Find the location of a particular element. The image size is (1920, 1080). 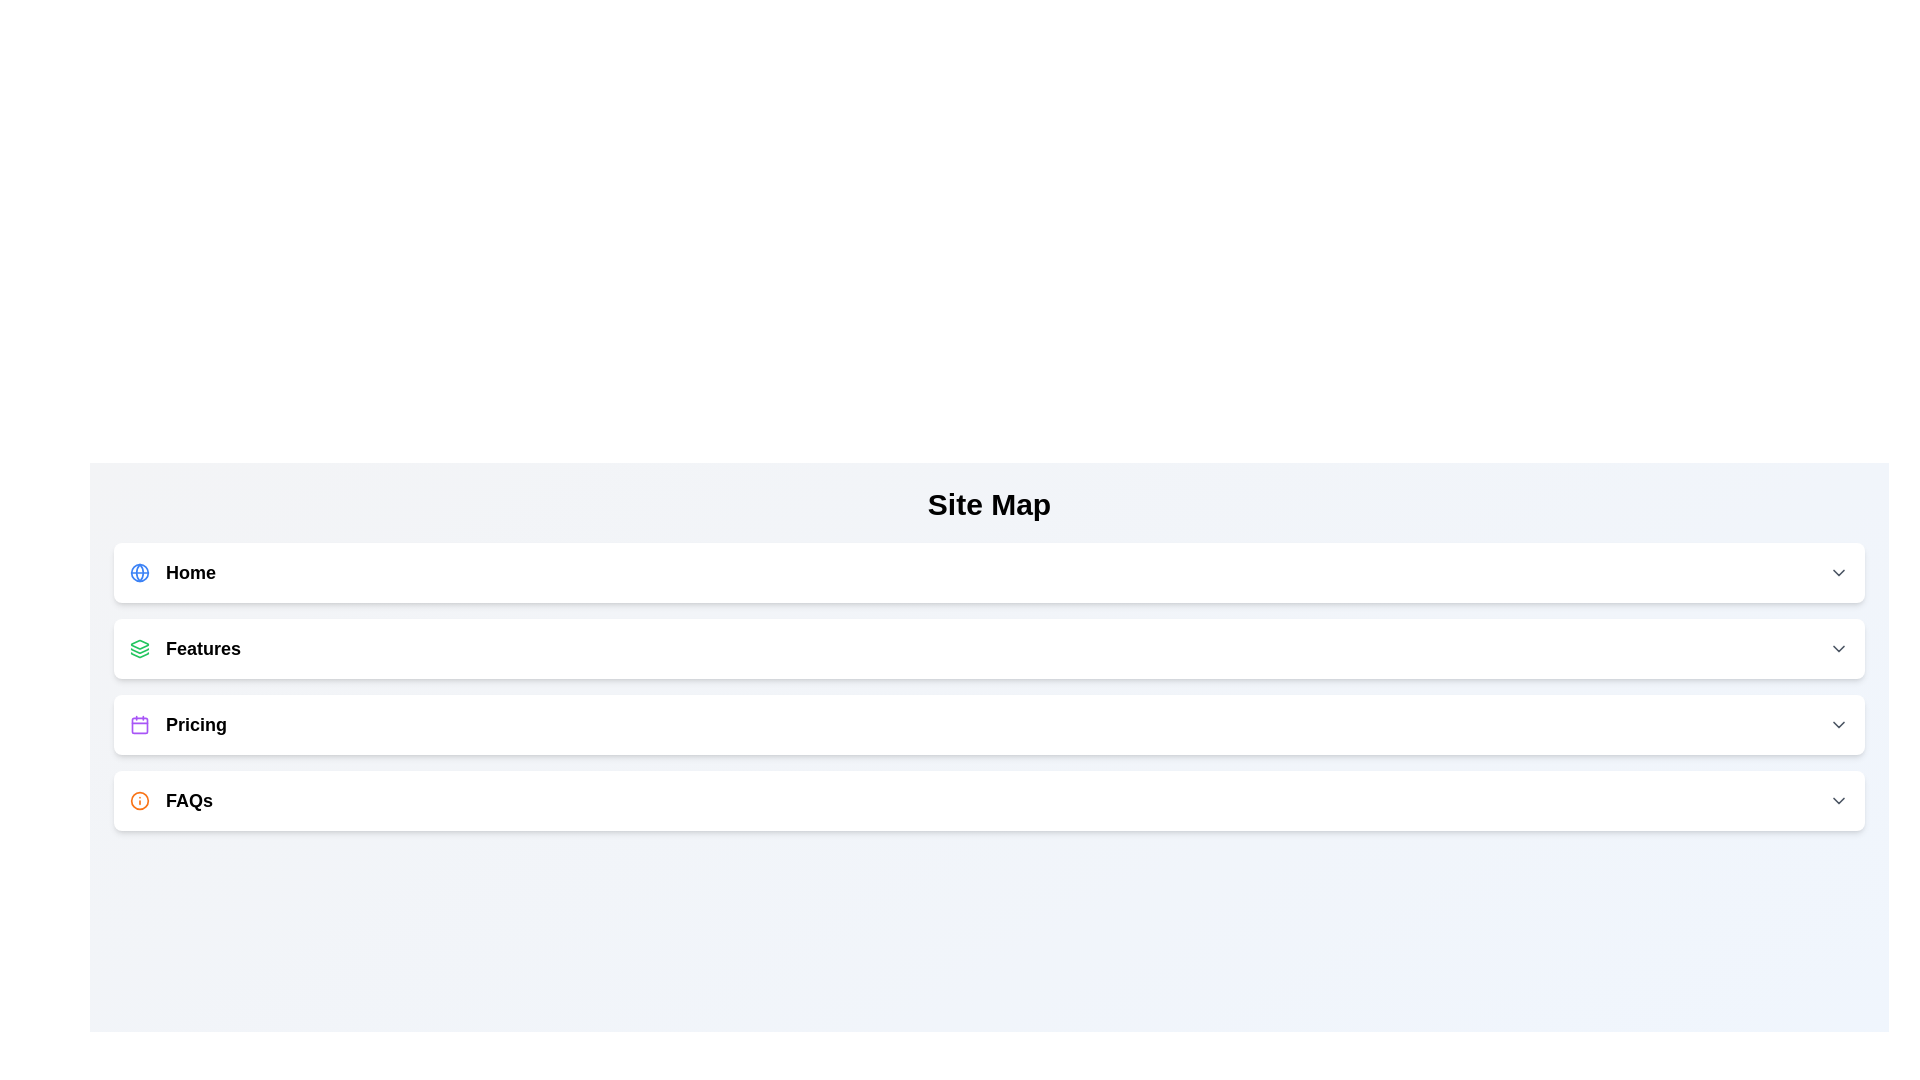

the 'Features' navigation item, which is the second item in a vertical list of options is located at coordinates (185, 648).